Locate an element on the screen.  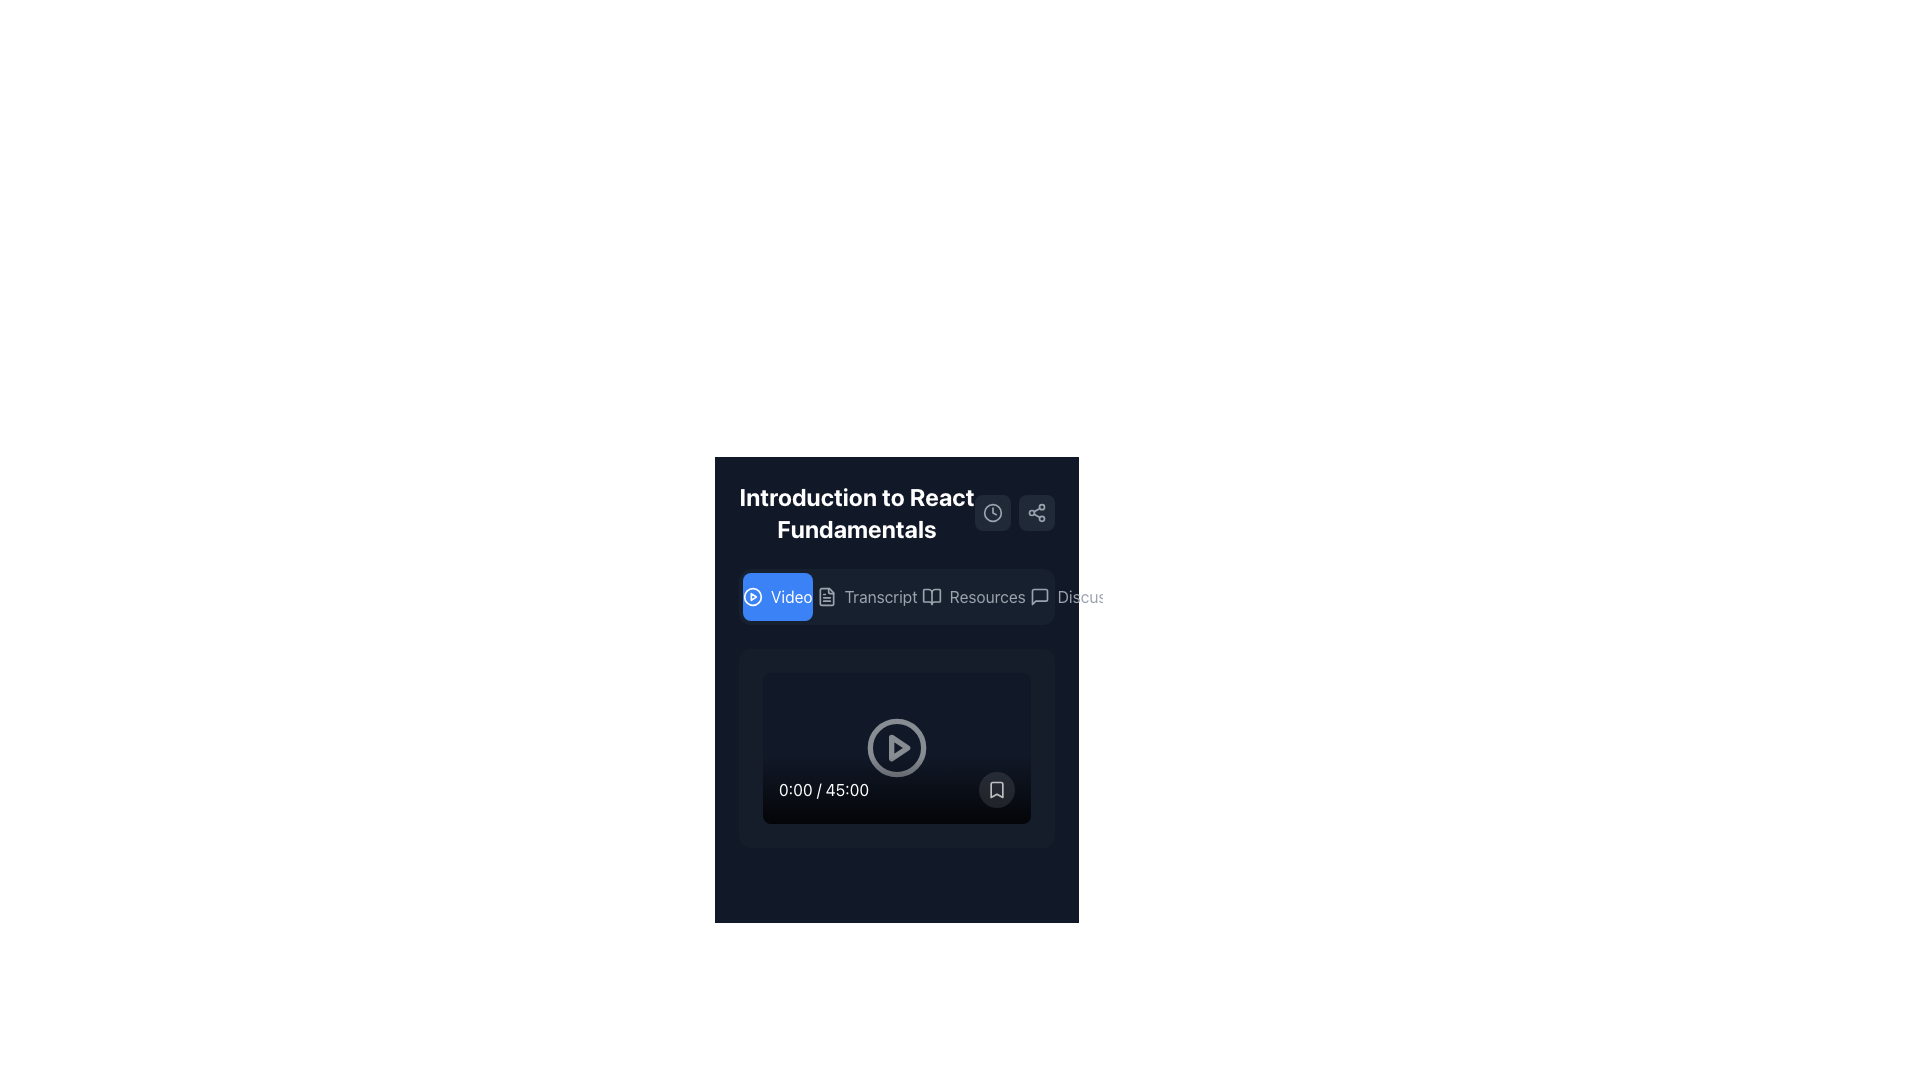
the 'Transcript' button, which is the second button in a group located just below the header 'Introduction to React Fundamentals' is located at coordinates (896, 596).